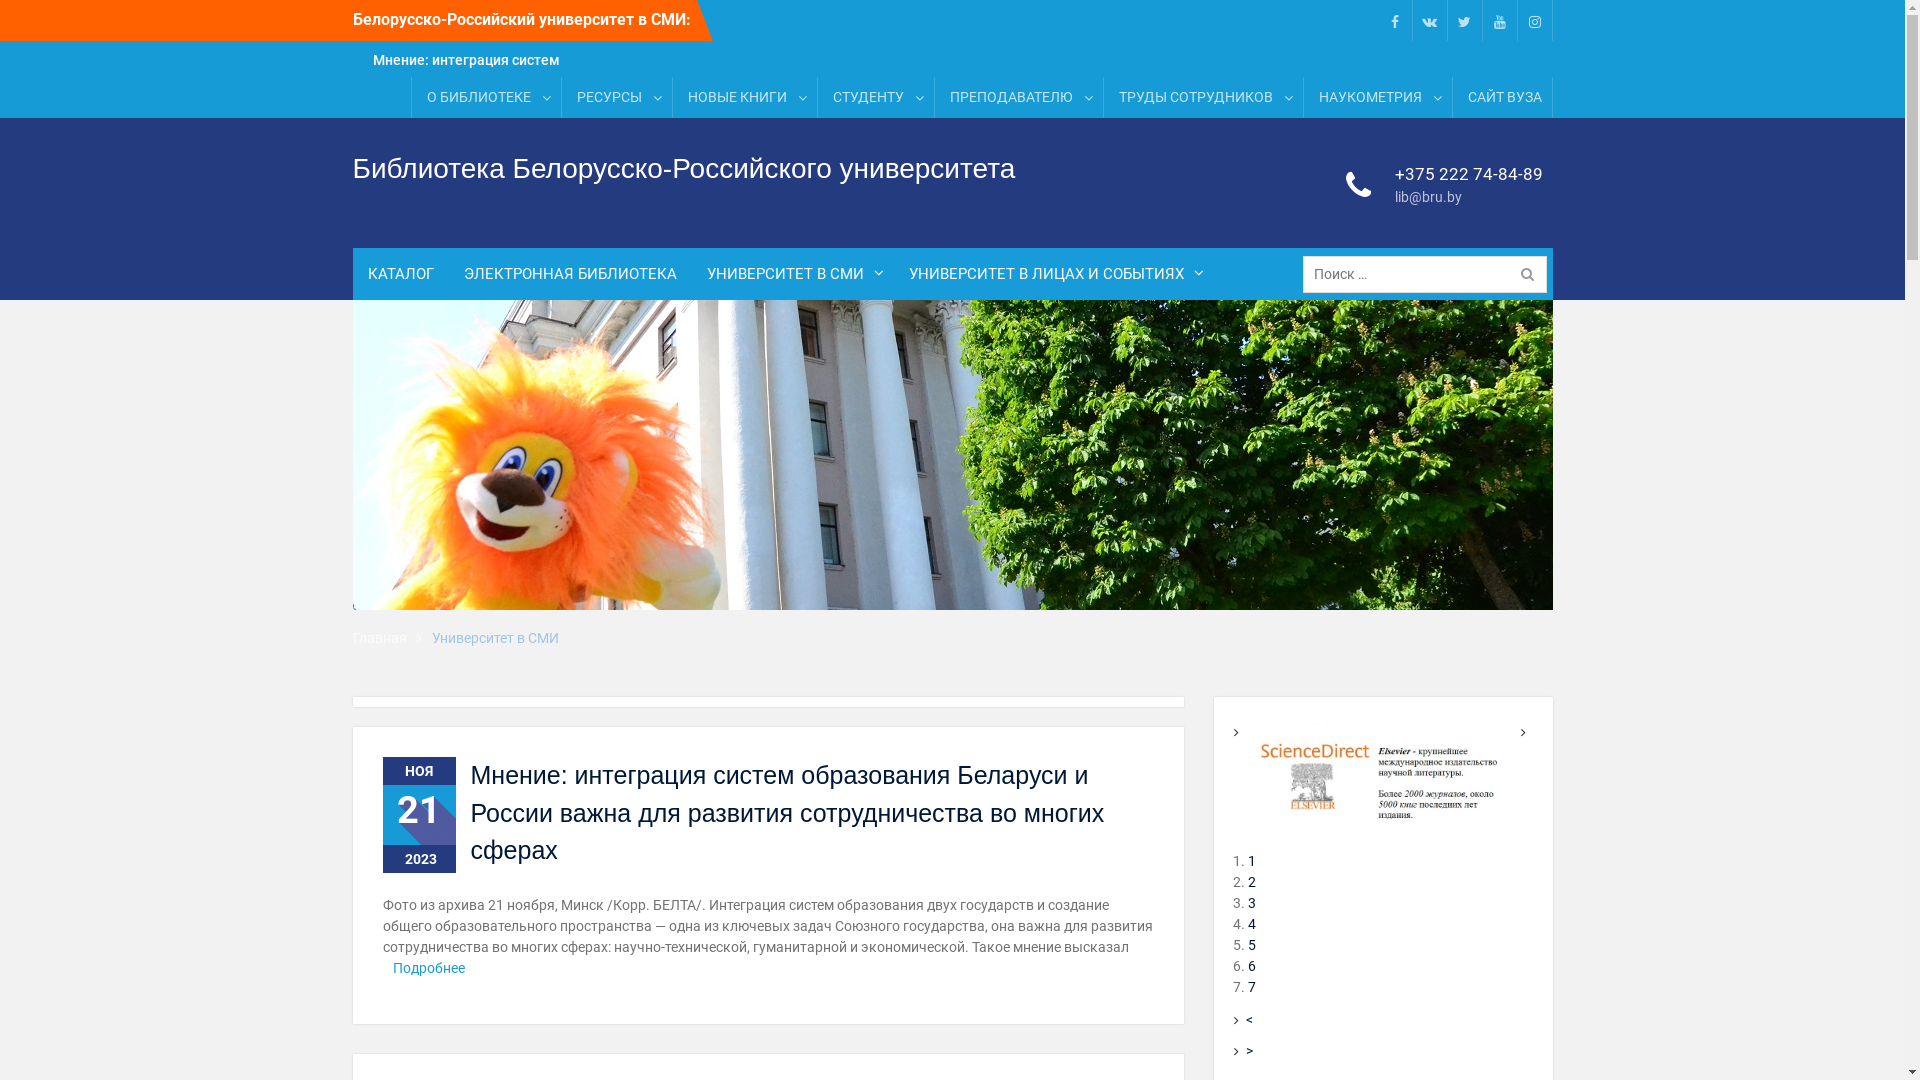  I want to click on '+375 222 74-84-89', so click(1468, 173).